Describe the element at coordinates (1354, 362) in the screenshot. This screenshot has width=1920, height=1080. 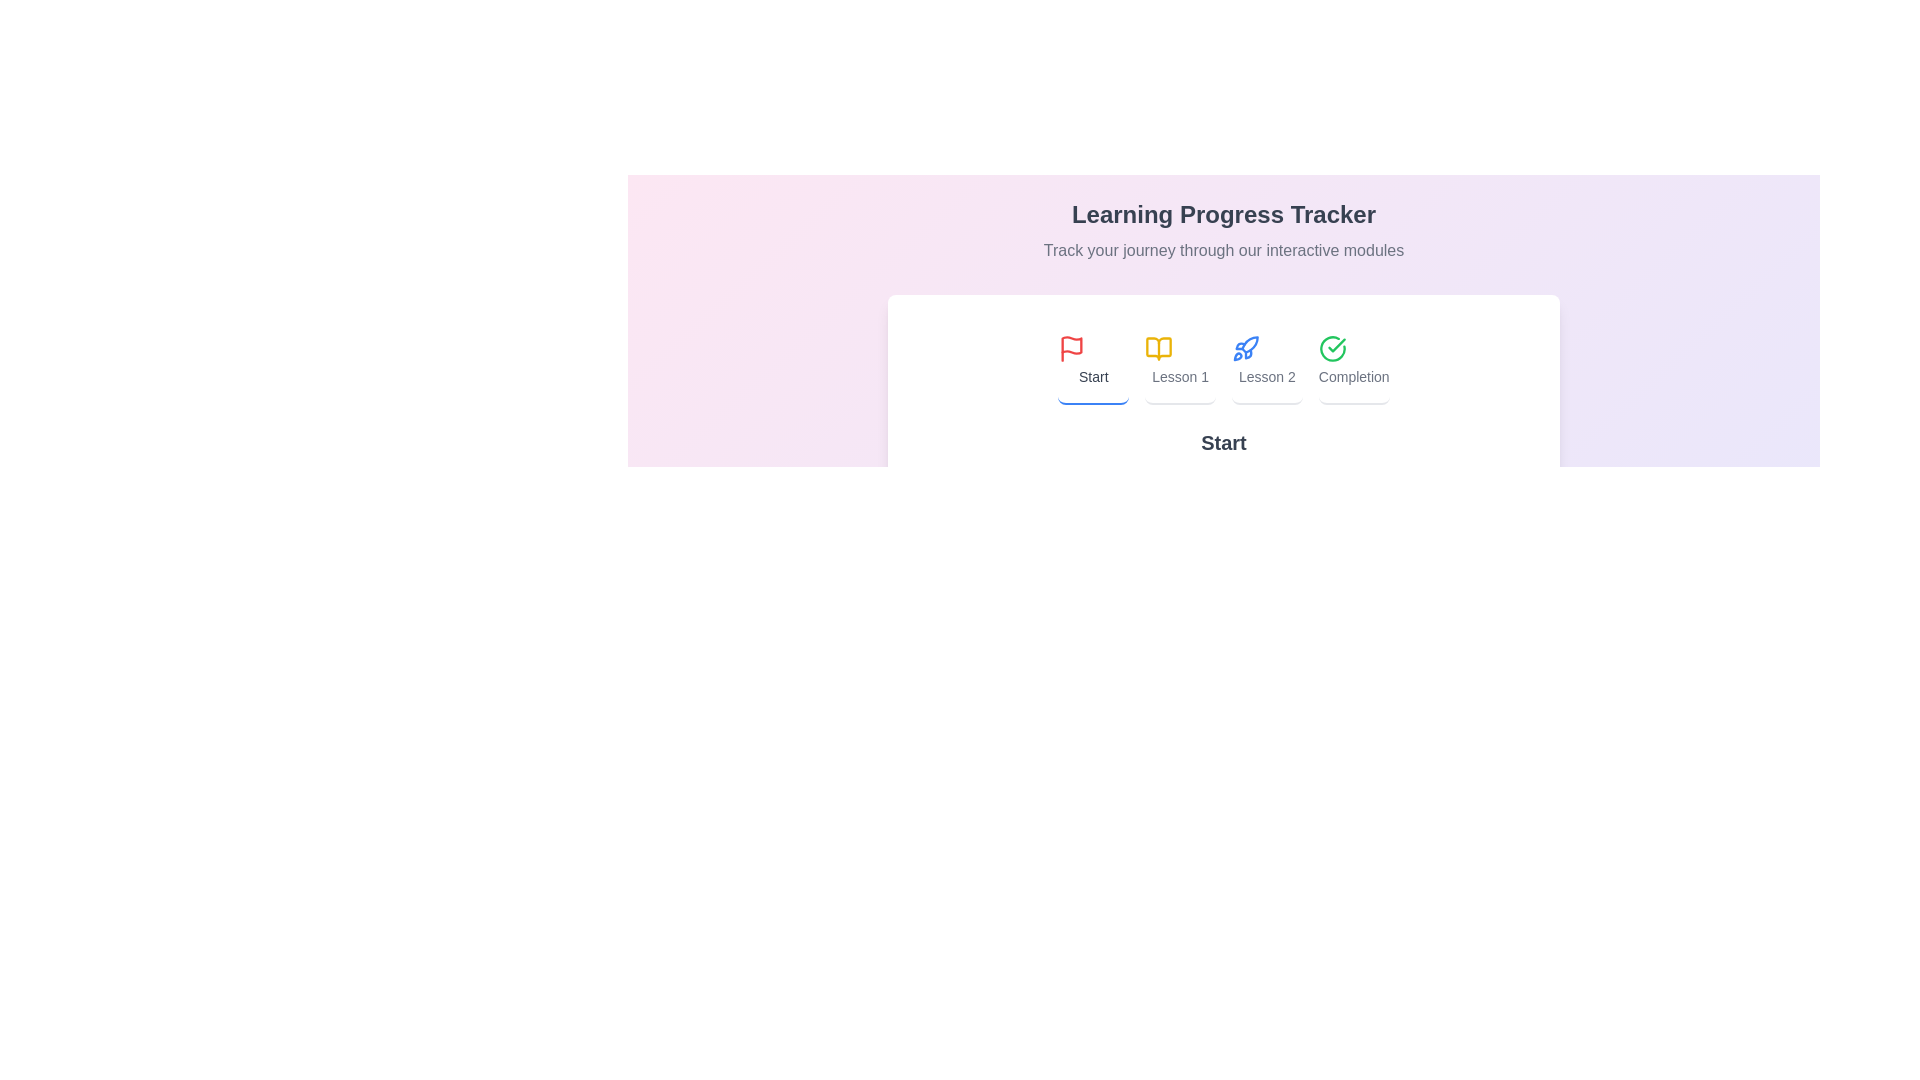
I see `the Completion button to observe its hover effect` at that location.